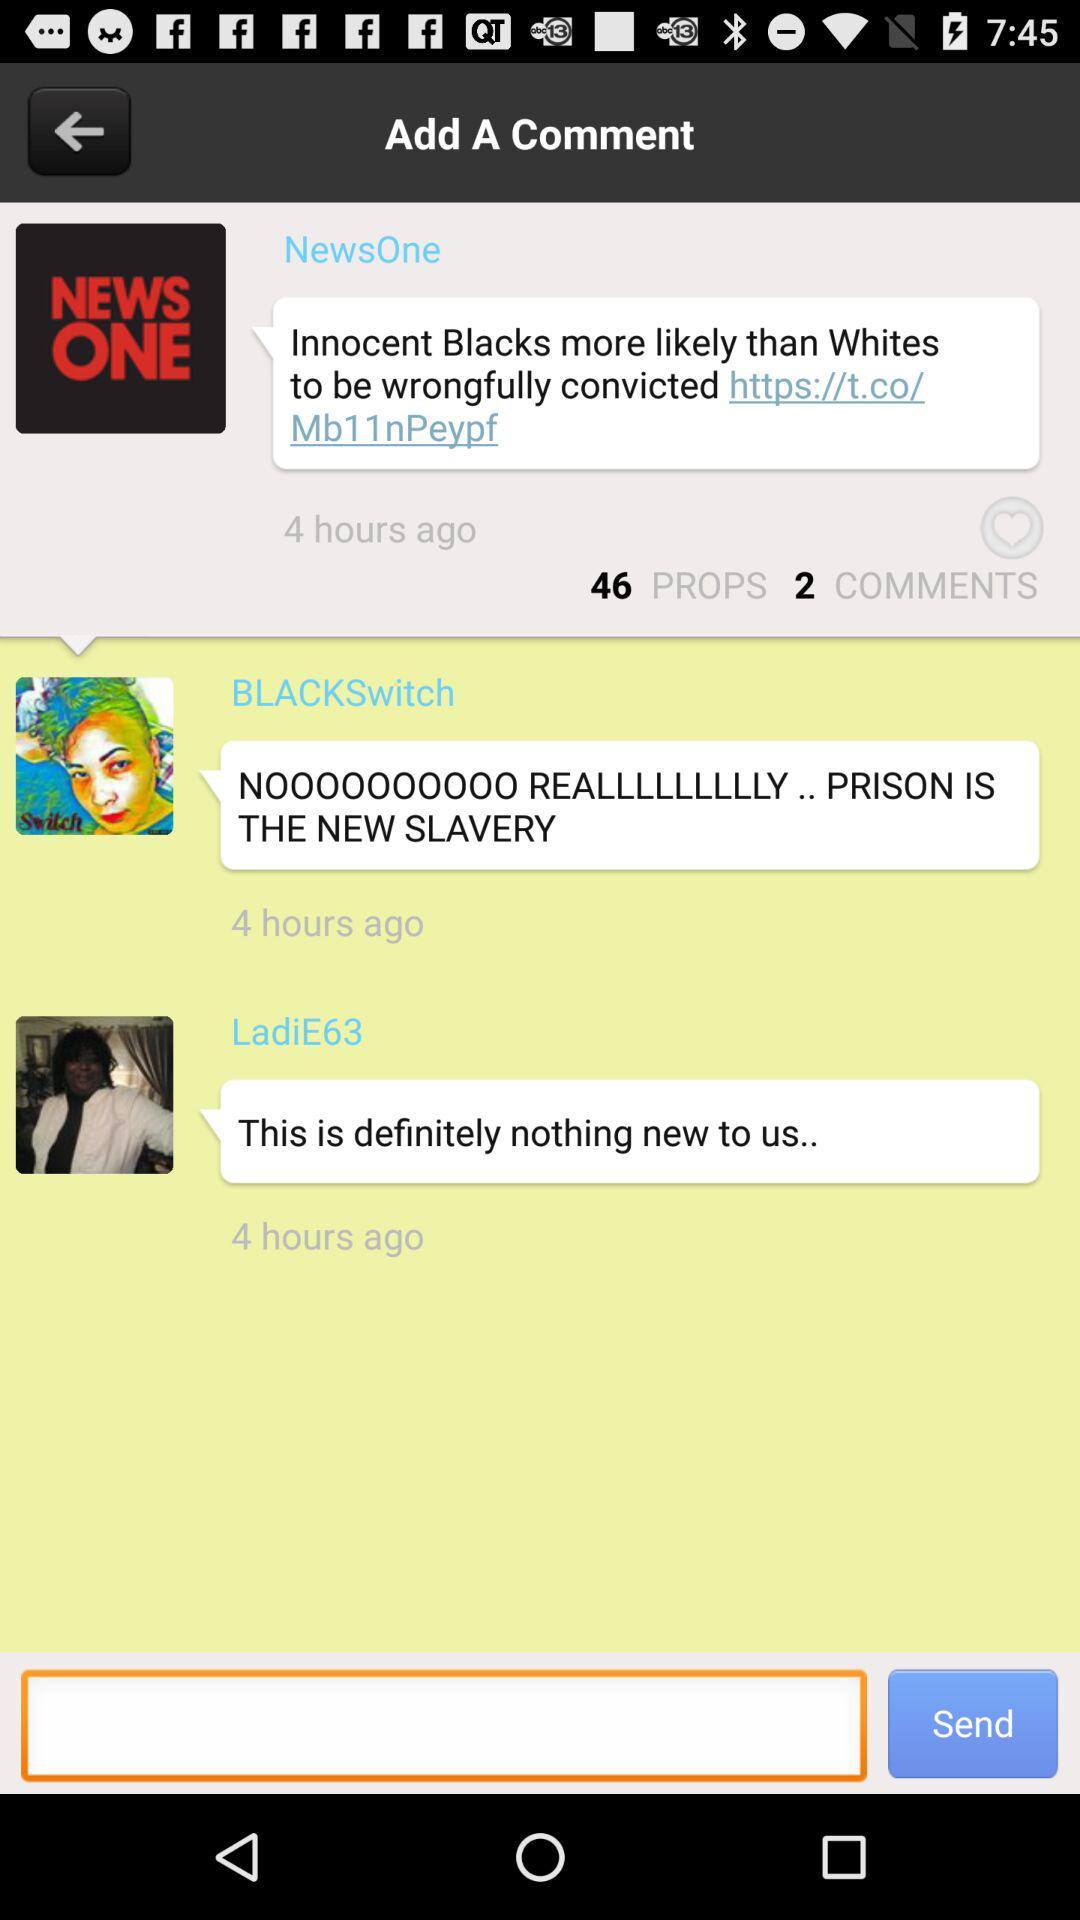  Describe the element at coordinates (1011, 528) in the screenshot. I see `the item below the innocent blacks more app` at that location.